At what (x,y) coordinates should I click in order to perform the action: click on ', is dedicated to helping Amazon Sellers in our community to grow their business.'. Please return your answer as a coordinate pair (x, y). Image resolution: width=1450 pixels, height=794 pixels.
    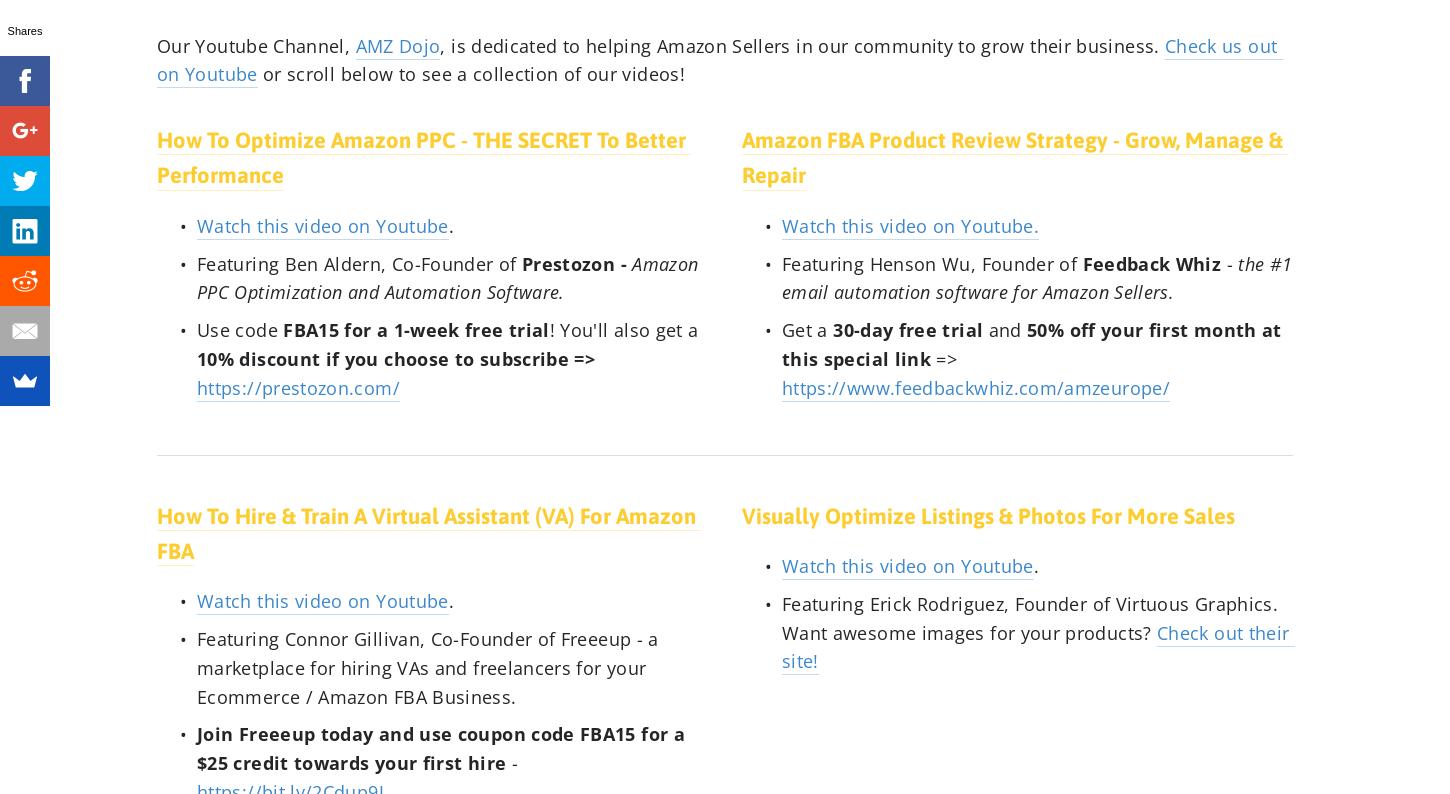
    Looking at the image, I should click on (801, 45).